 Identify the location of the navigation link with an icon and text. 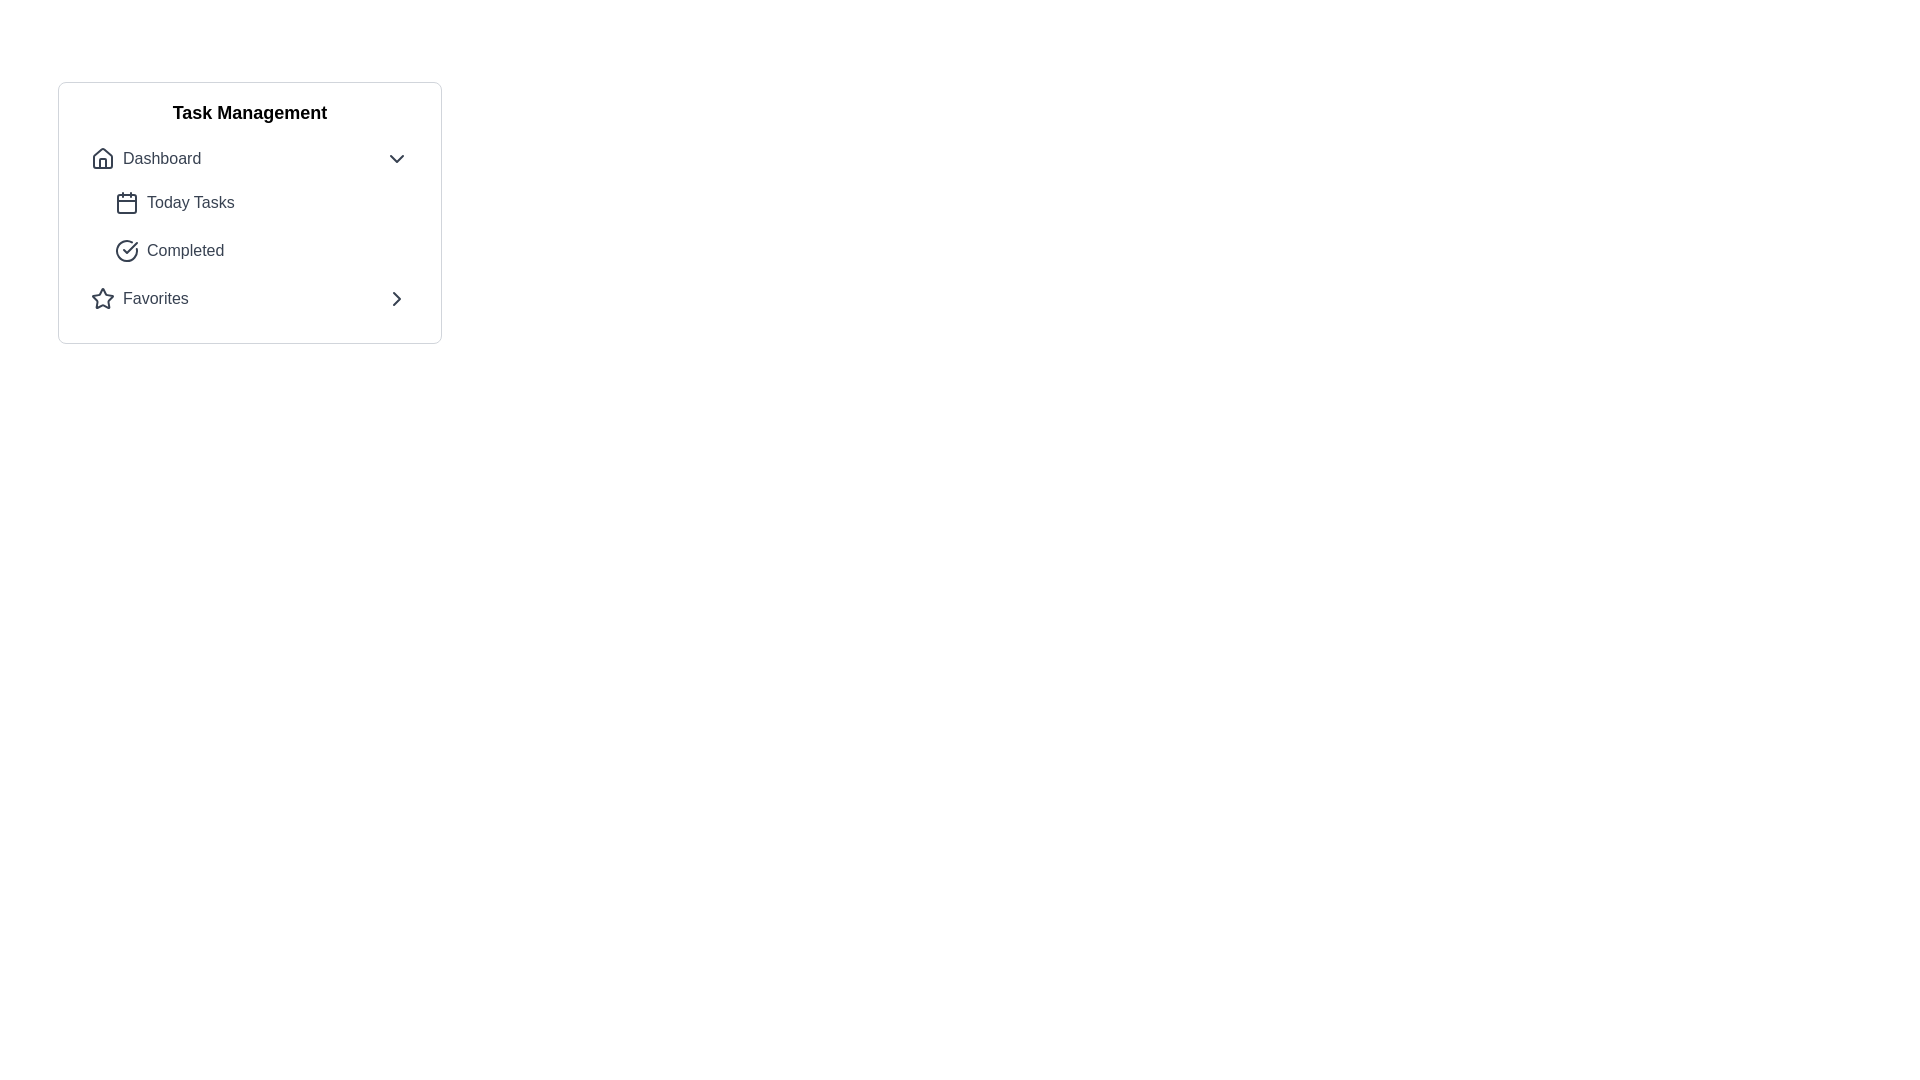
(144, 157).